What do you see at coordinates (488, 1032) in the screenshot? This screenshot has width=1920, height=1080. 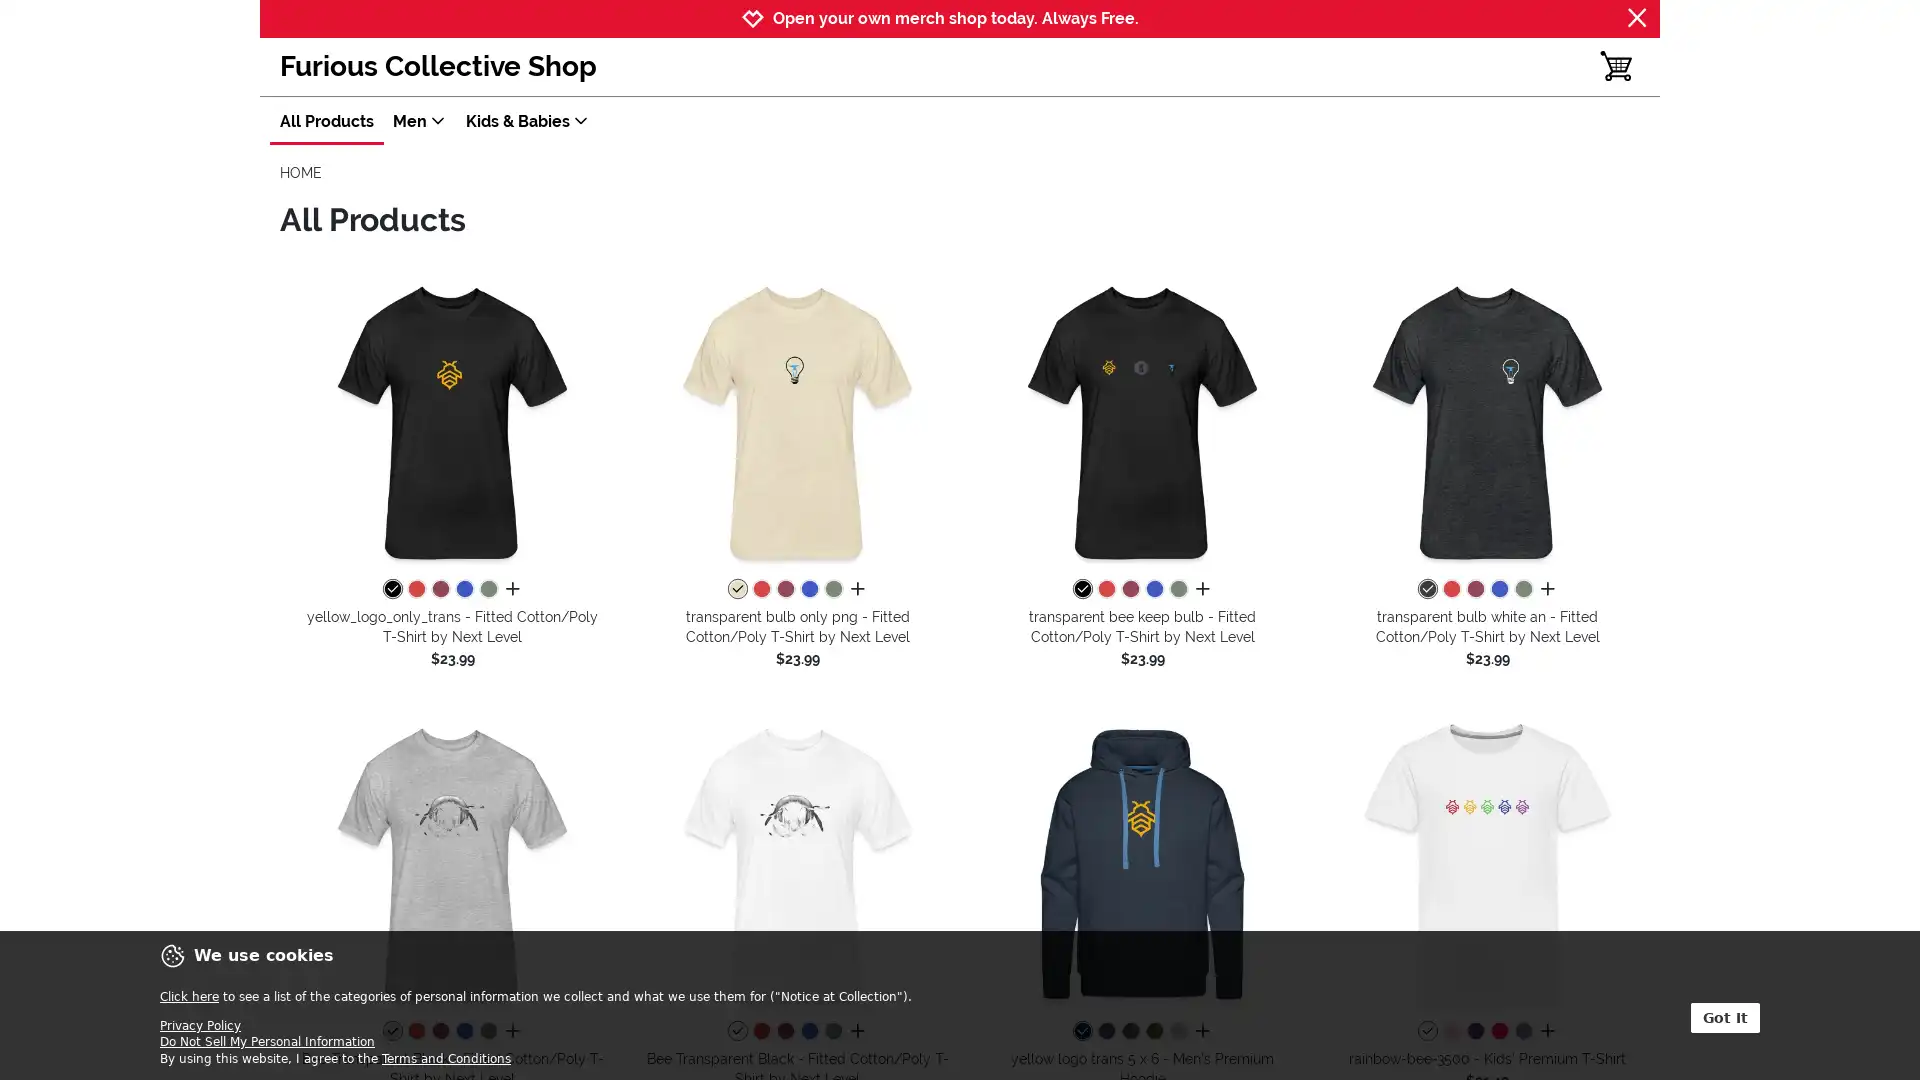 I see `heather military green` at bounding box center [488, 1032].